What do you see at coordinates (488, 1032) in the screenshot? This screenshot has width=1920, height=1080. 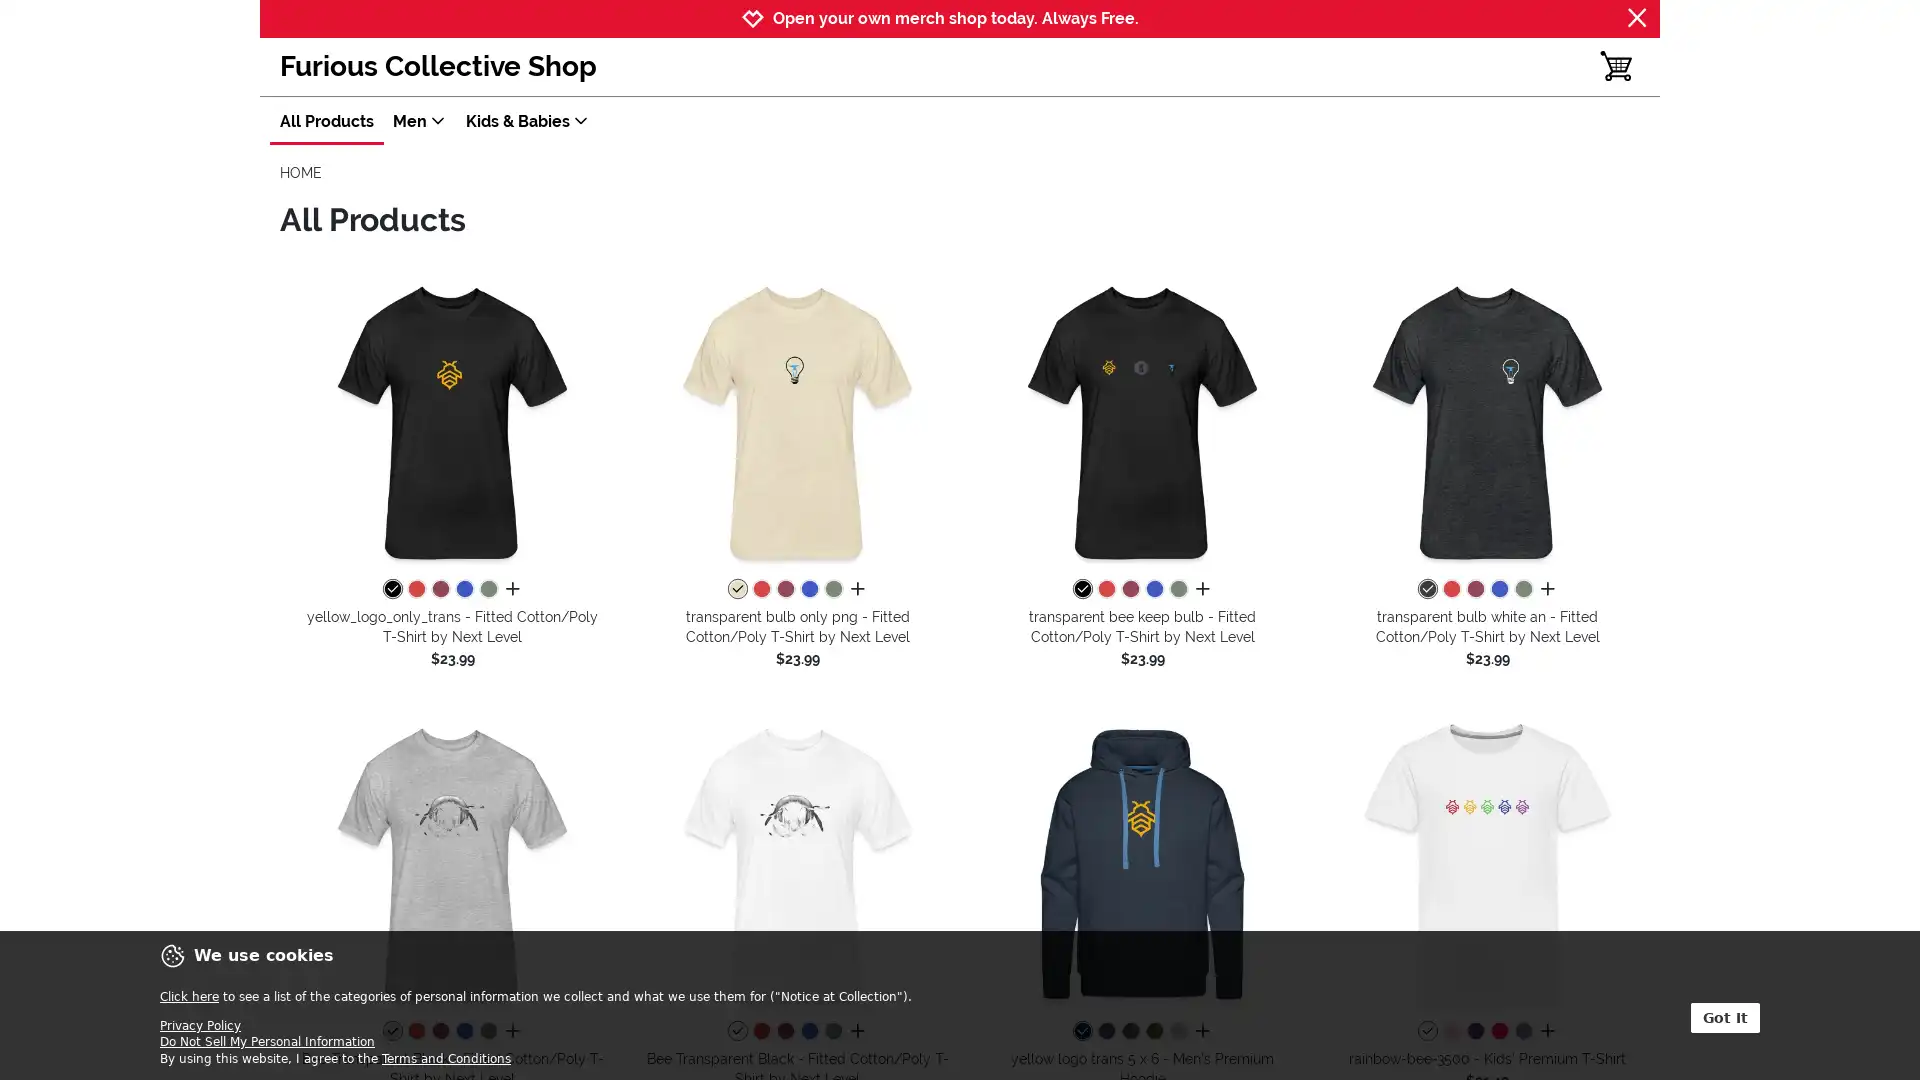 I see `heather military green` at bounding box center [488, 1032].